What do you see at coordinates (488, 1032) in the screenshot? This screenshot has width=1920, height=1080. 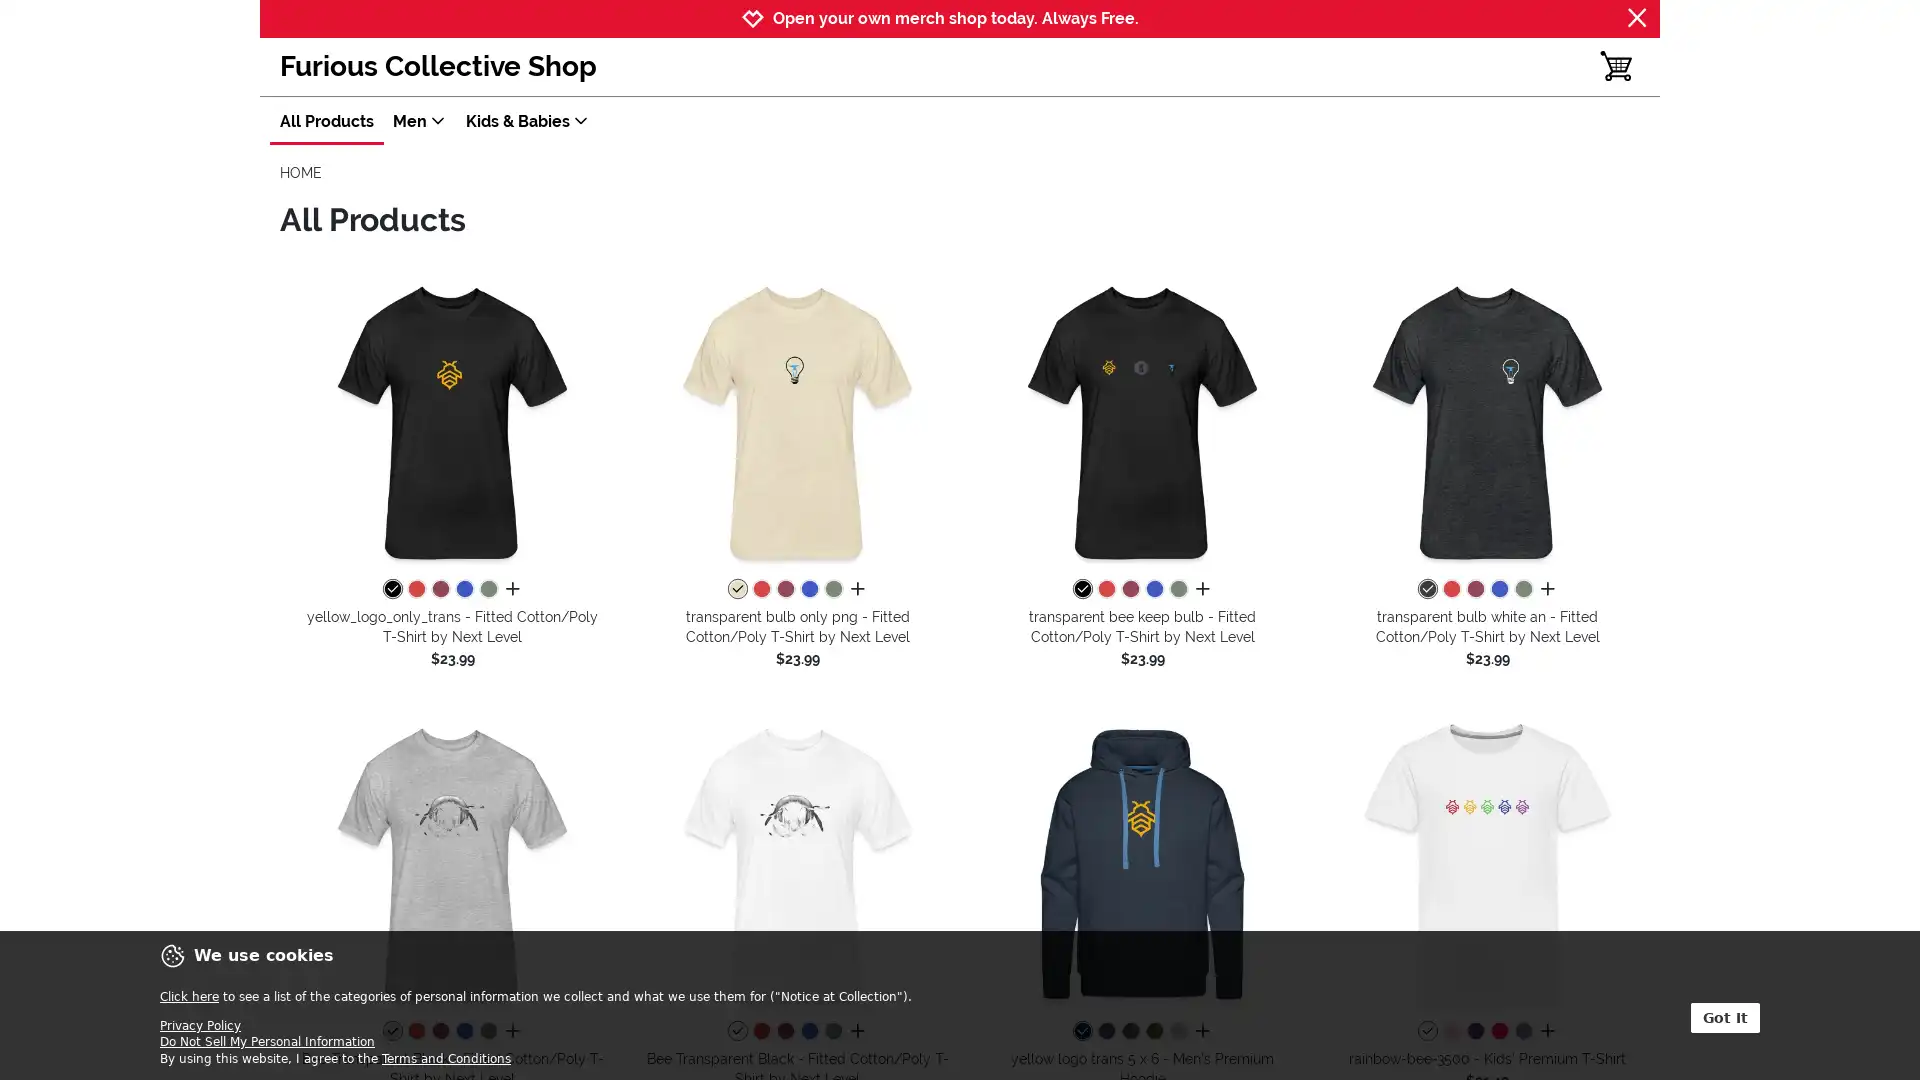 I see `heather military green` at bounding box center [488, 1032].